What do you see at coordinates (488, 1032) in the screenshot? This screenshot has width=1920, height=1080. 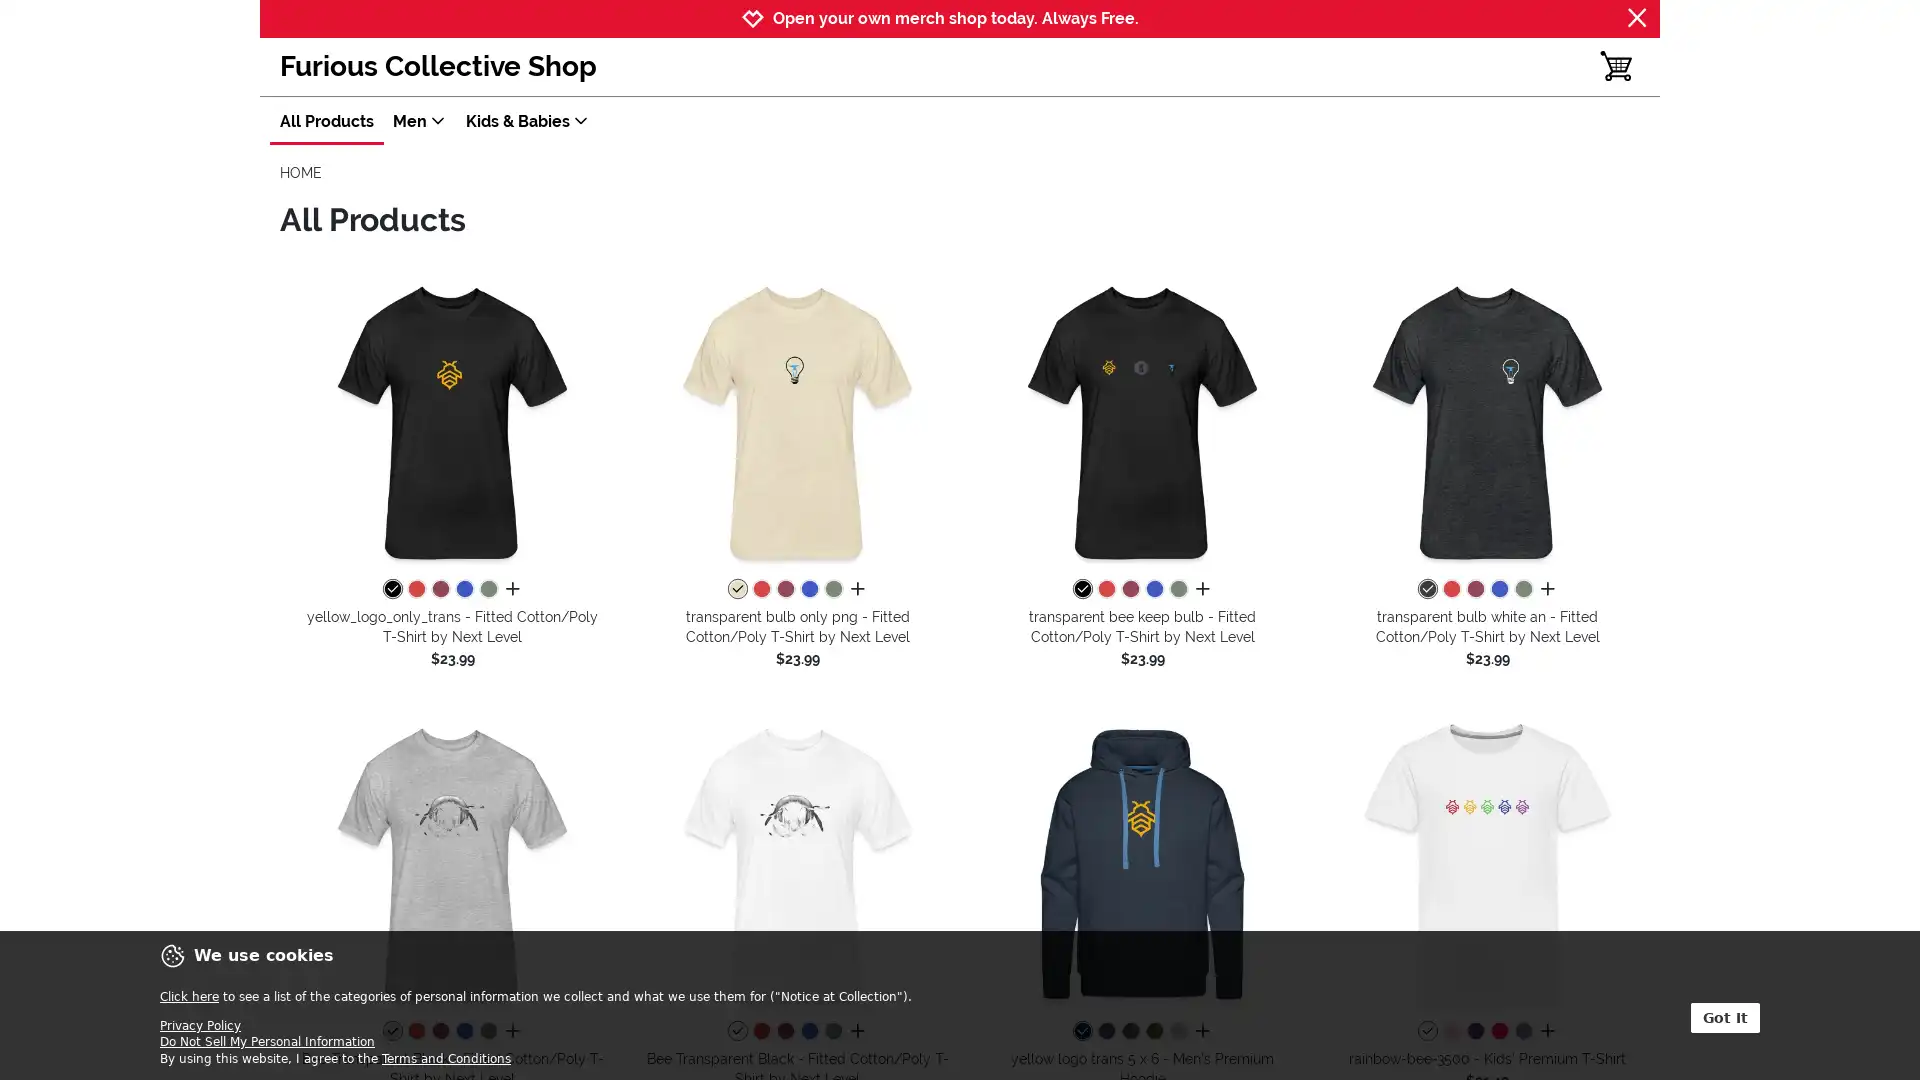 I see `heather military green` at bounding box center [488, 1032].